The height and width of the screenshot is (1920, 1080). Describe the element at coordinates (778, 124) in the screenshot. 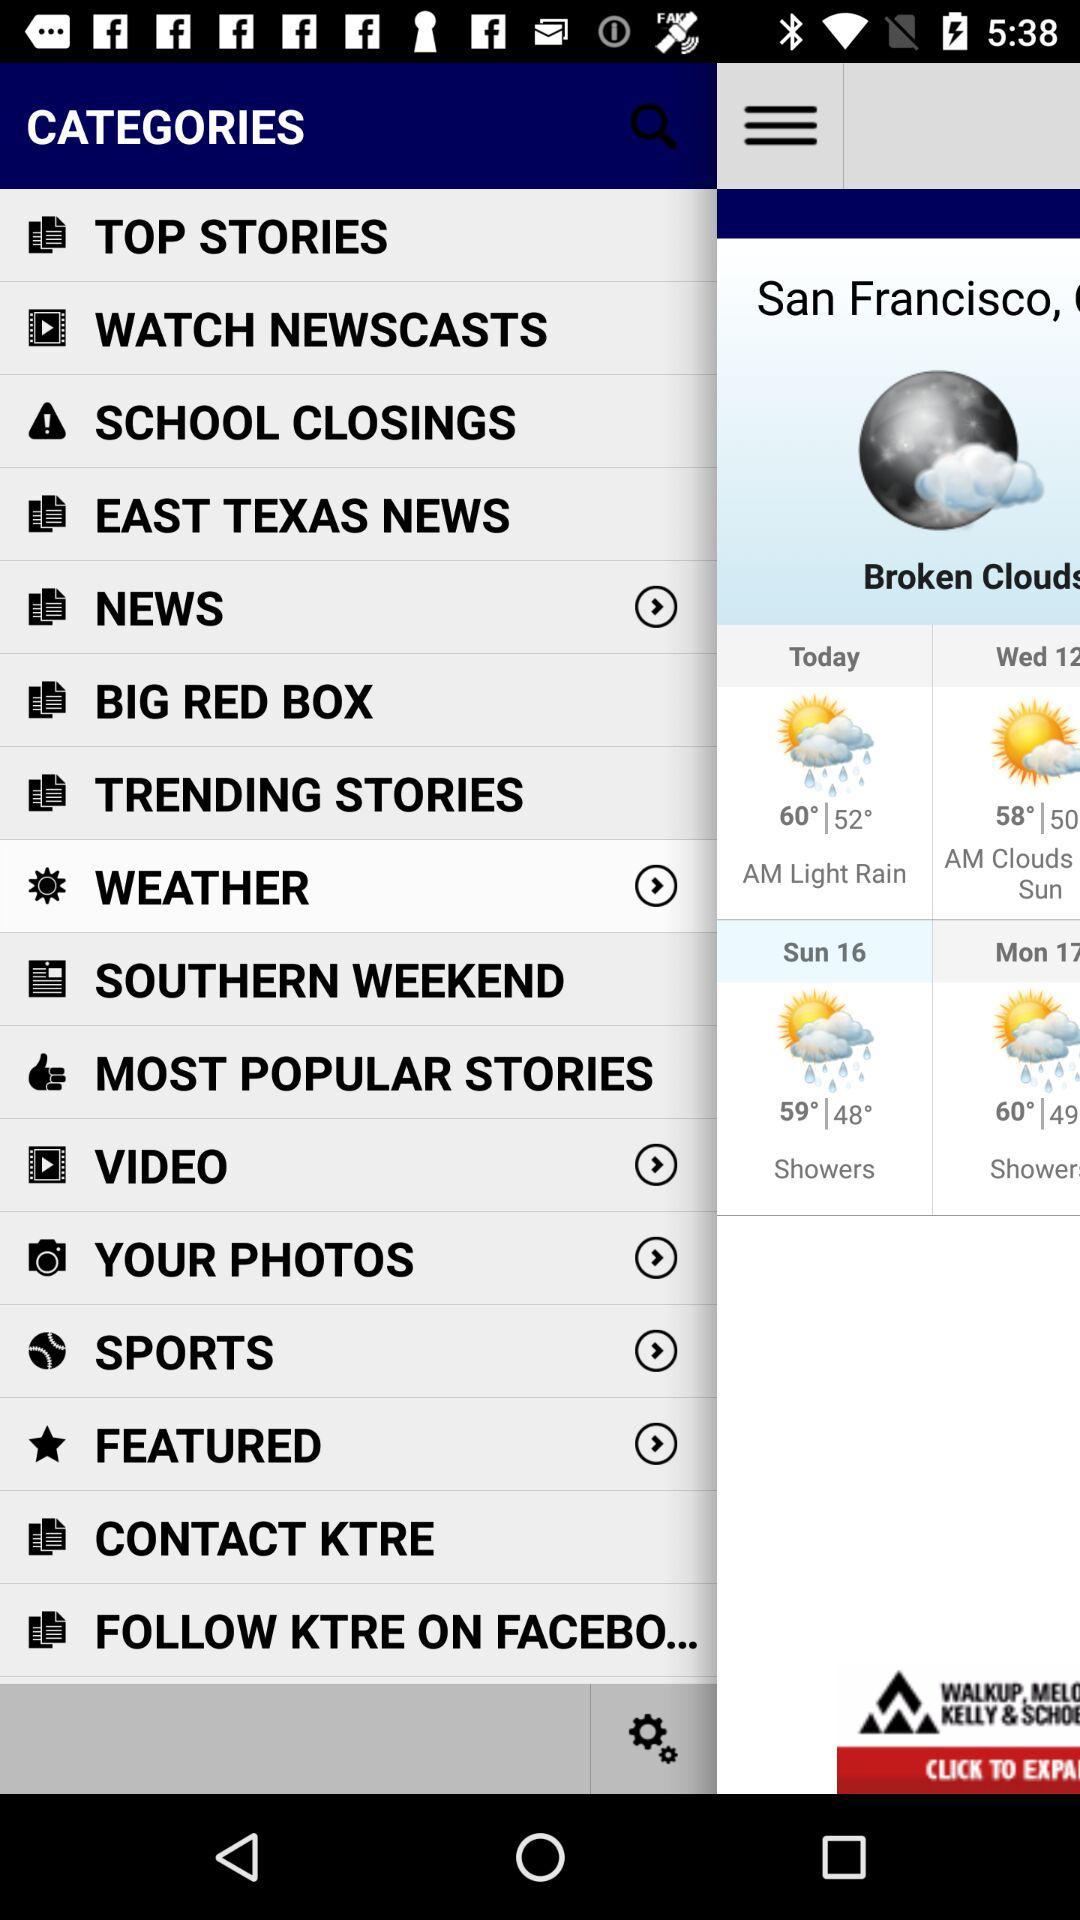

I see `deselect menu` at that location.